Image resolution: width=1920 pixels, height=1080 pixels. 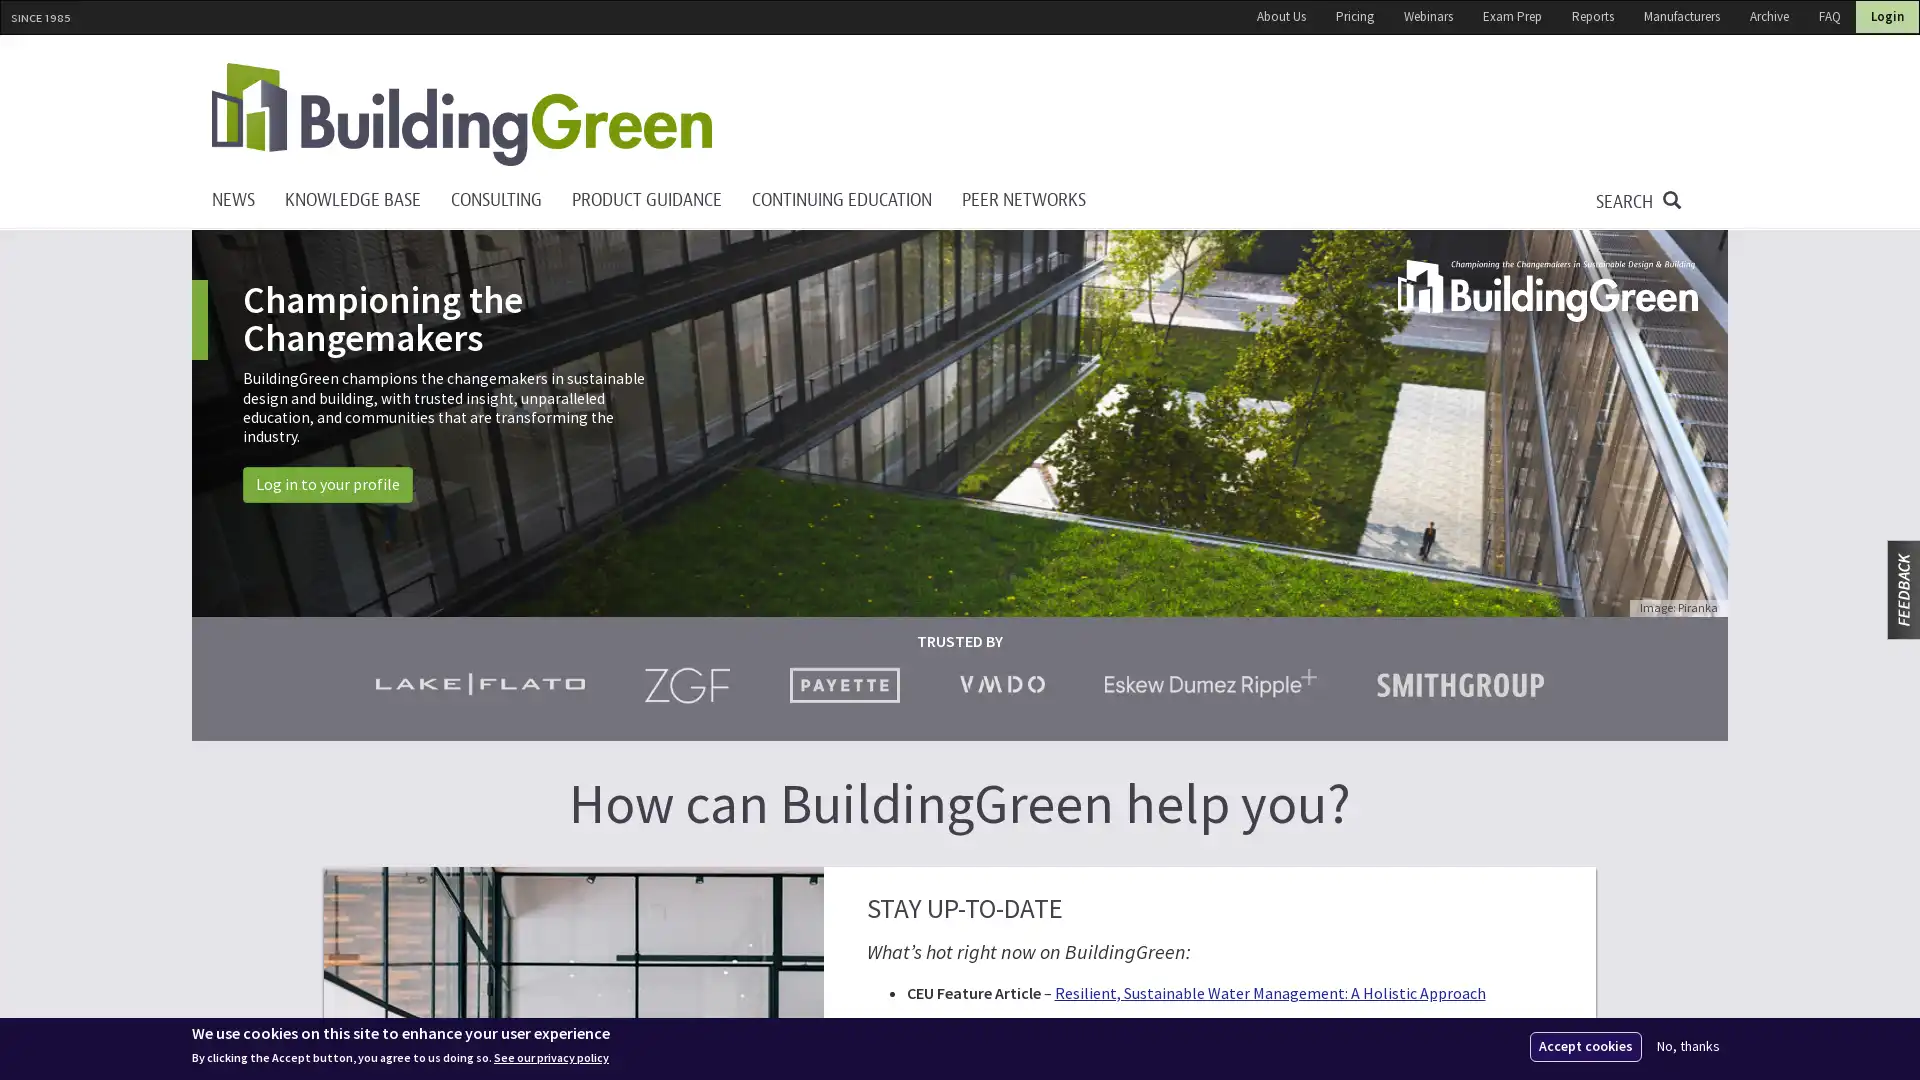 What do you see at coordinates (551, 1057) in the screenshot?
I see `See our privacy policy` at bounding box center [551, 1057].